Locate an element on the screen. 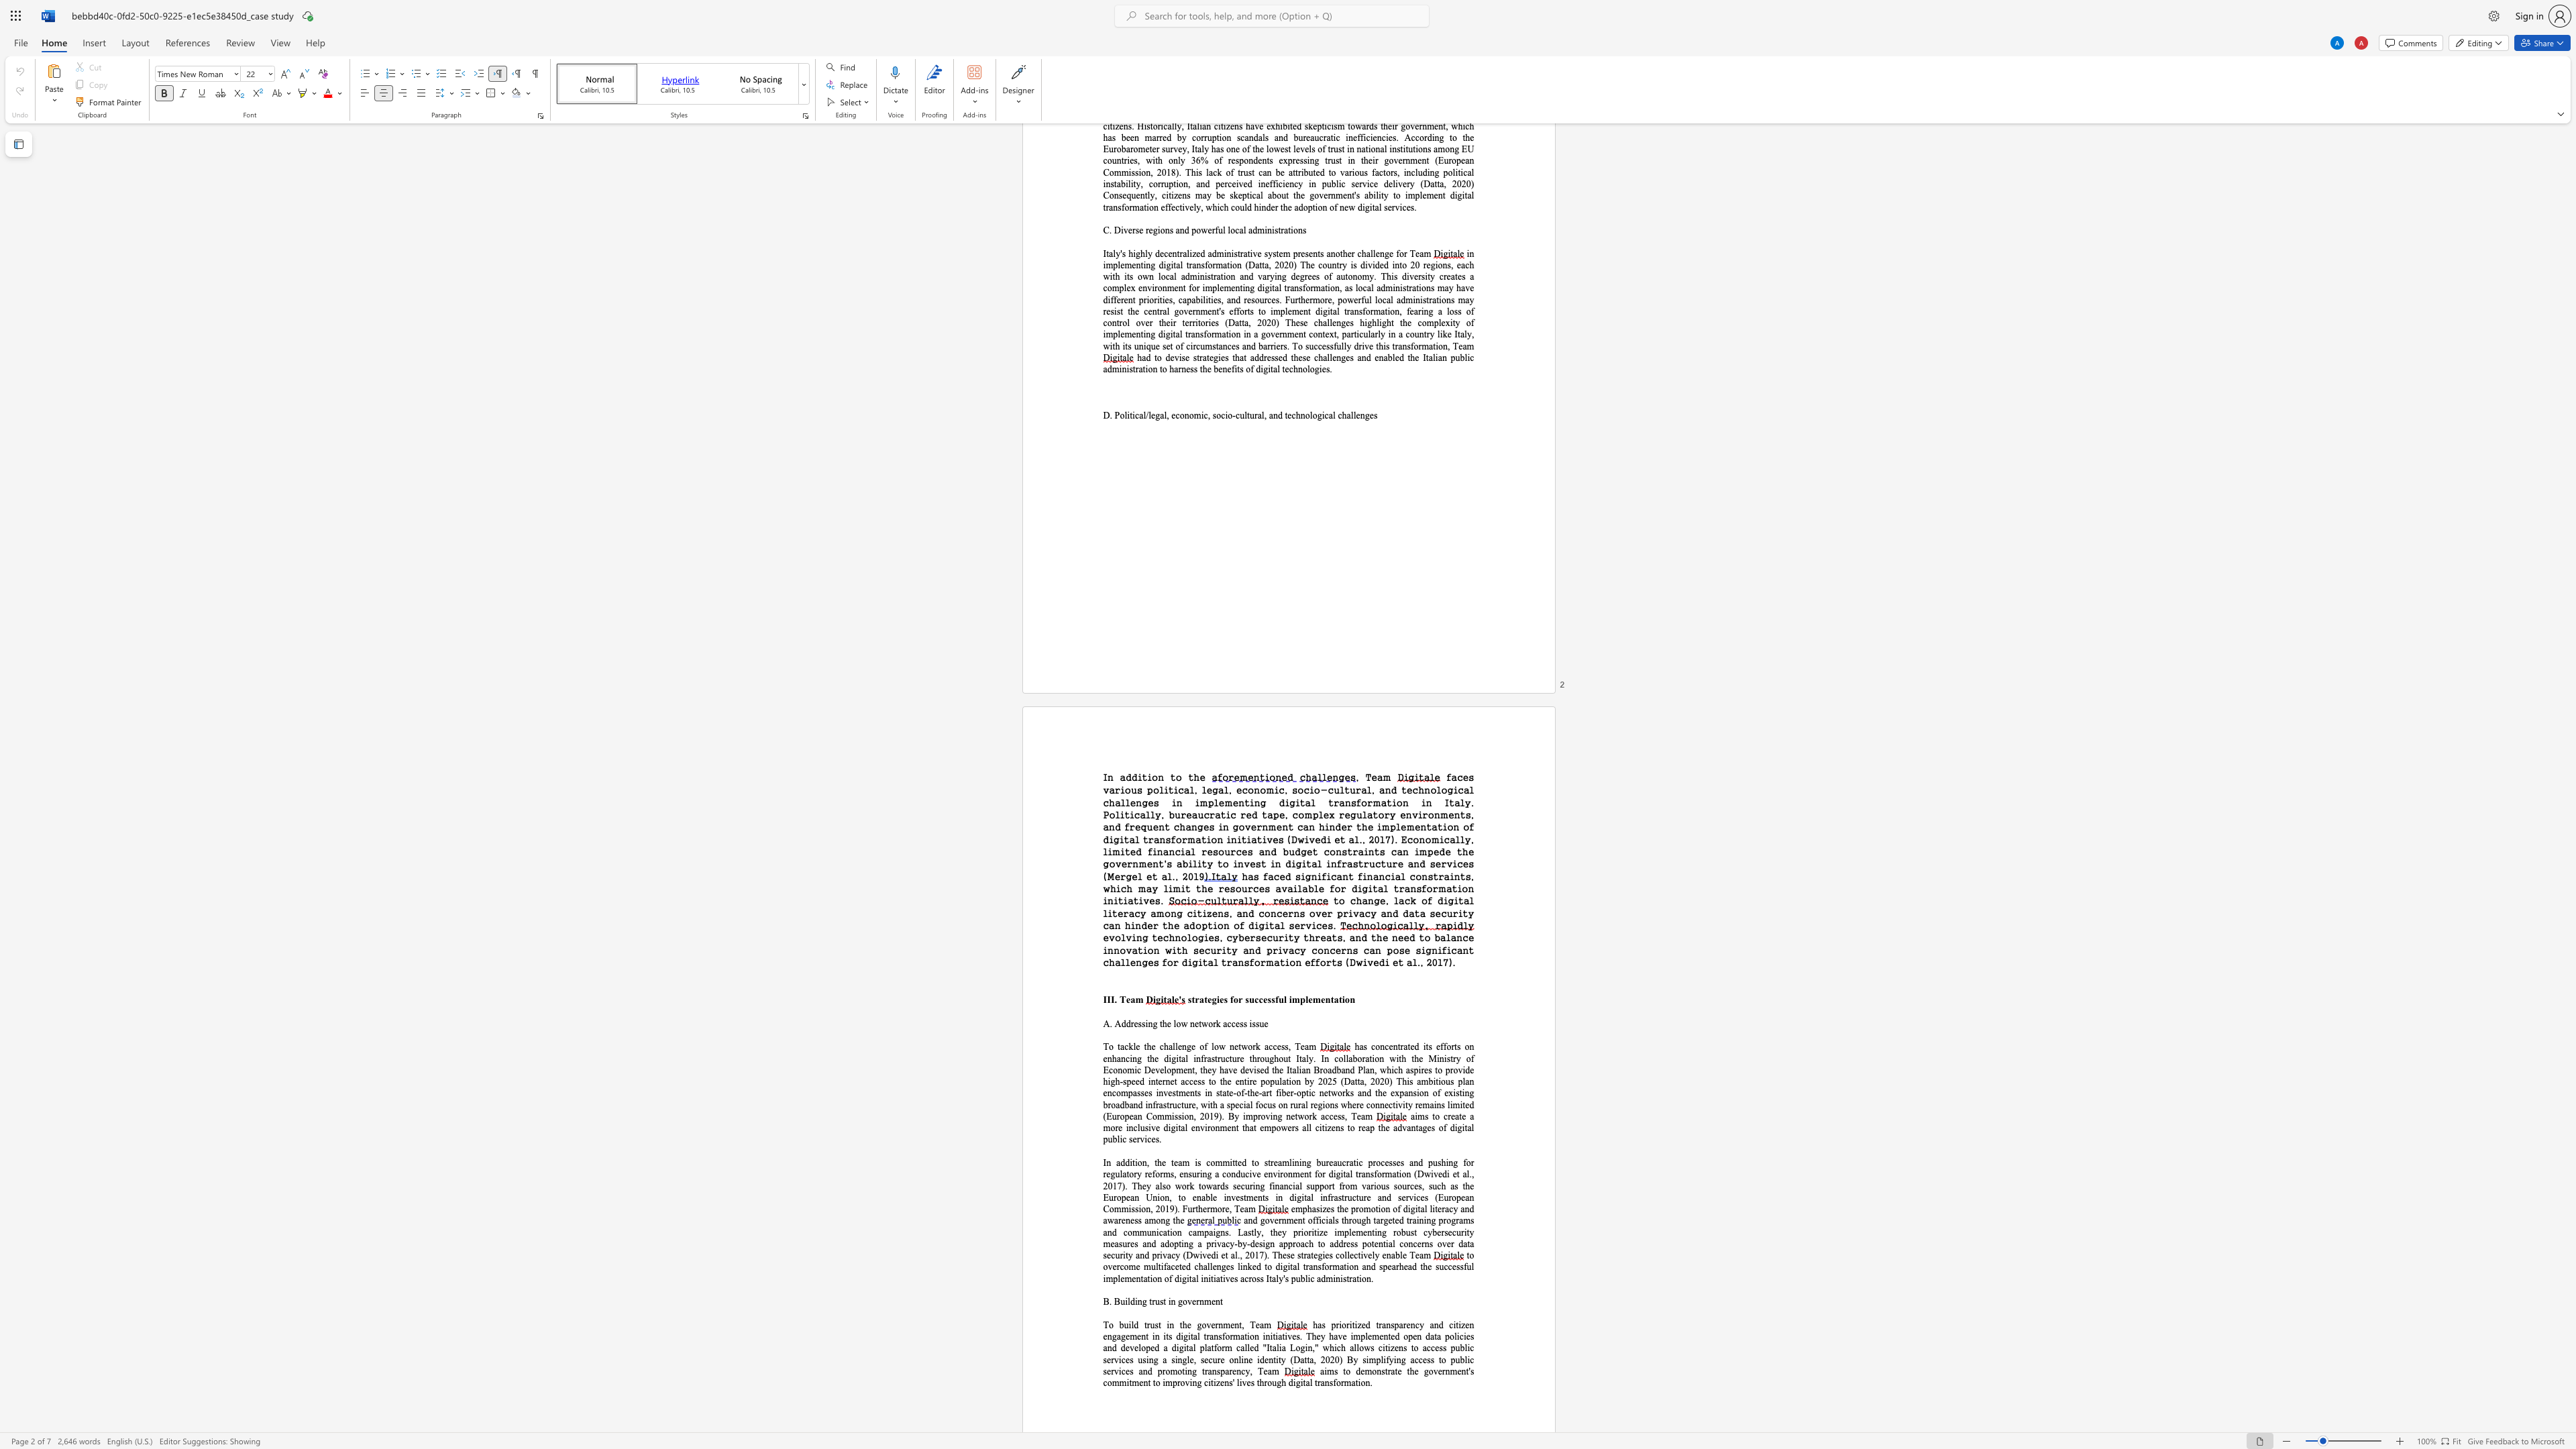  the subset text "ng programs and communication campaigns. Lastly, they prioritize implementing robust cybersecurity measures and adopting a privac" within the text "ficials through targeted training programs and communication campaigns. Lastly, they prioritize implementing robust cybersecurity measures and adopting a privacy-by-design approach to address potential concerns over data security and privacy (Dwivedi et al., 2017). These strategies collectively enable Team" is located at coordinates (1426, 1220).